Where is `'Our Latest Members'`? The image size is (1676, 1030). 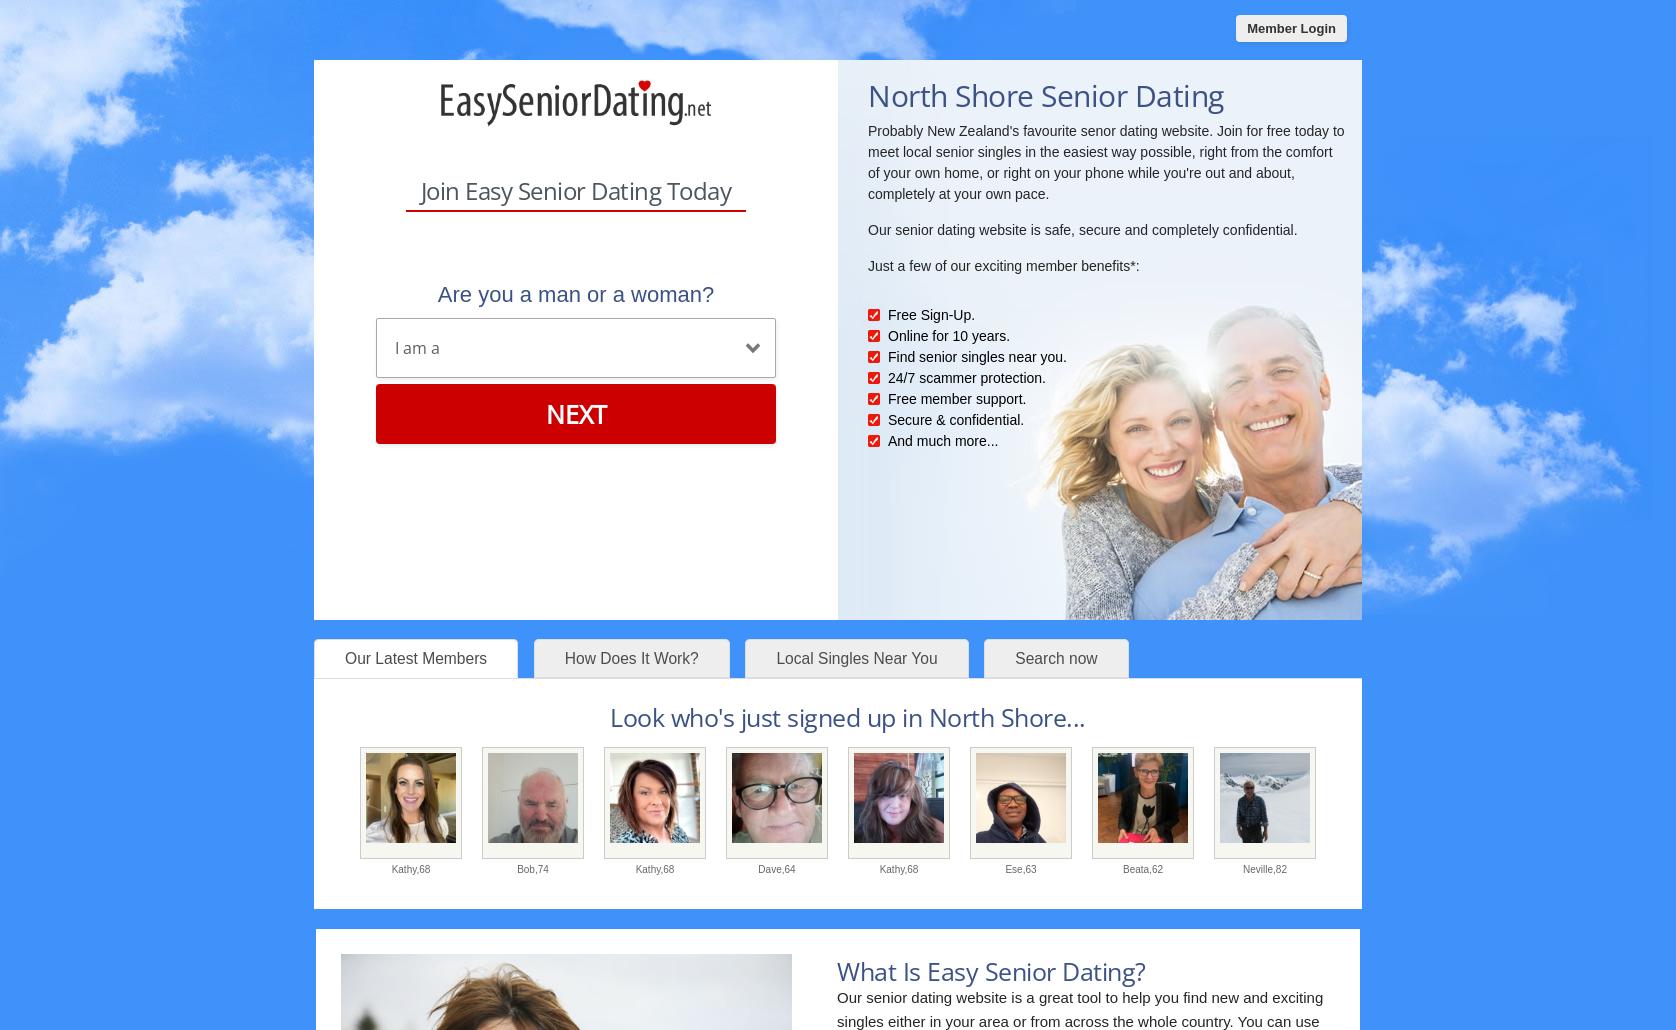 'Our Latest Members' is located at coordinates (414, 657).